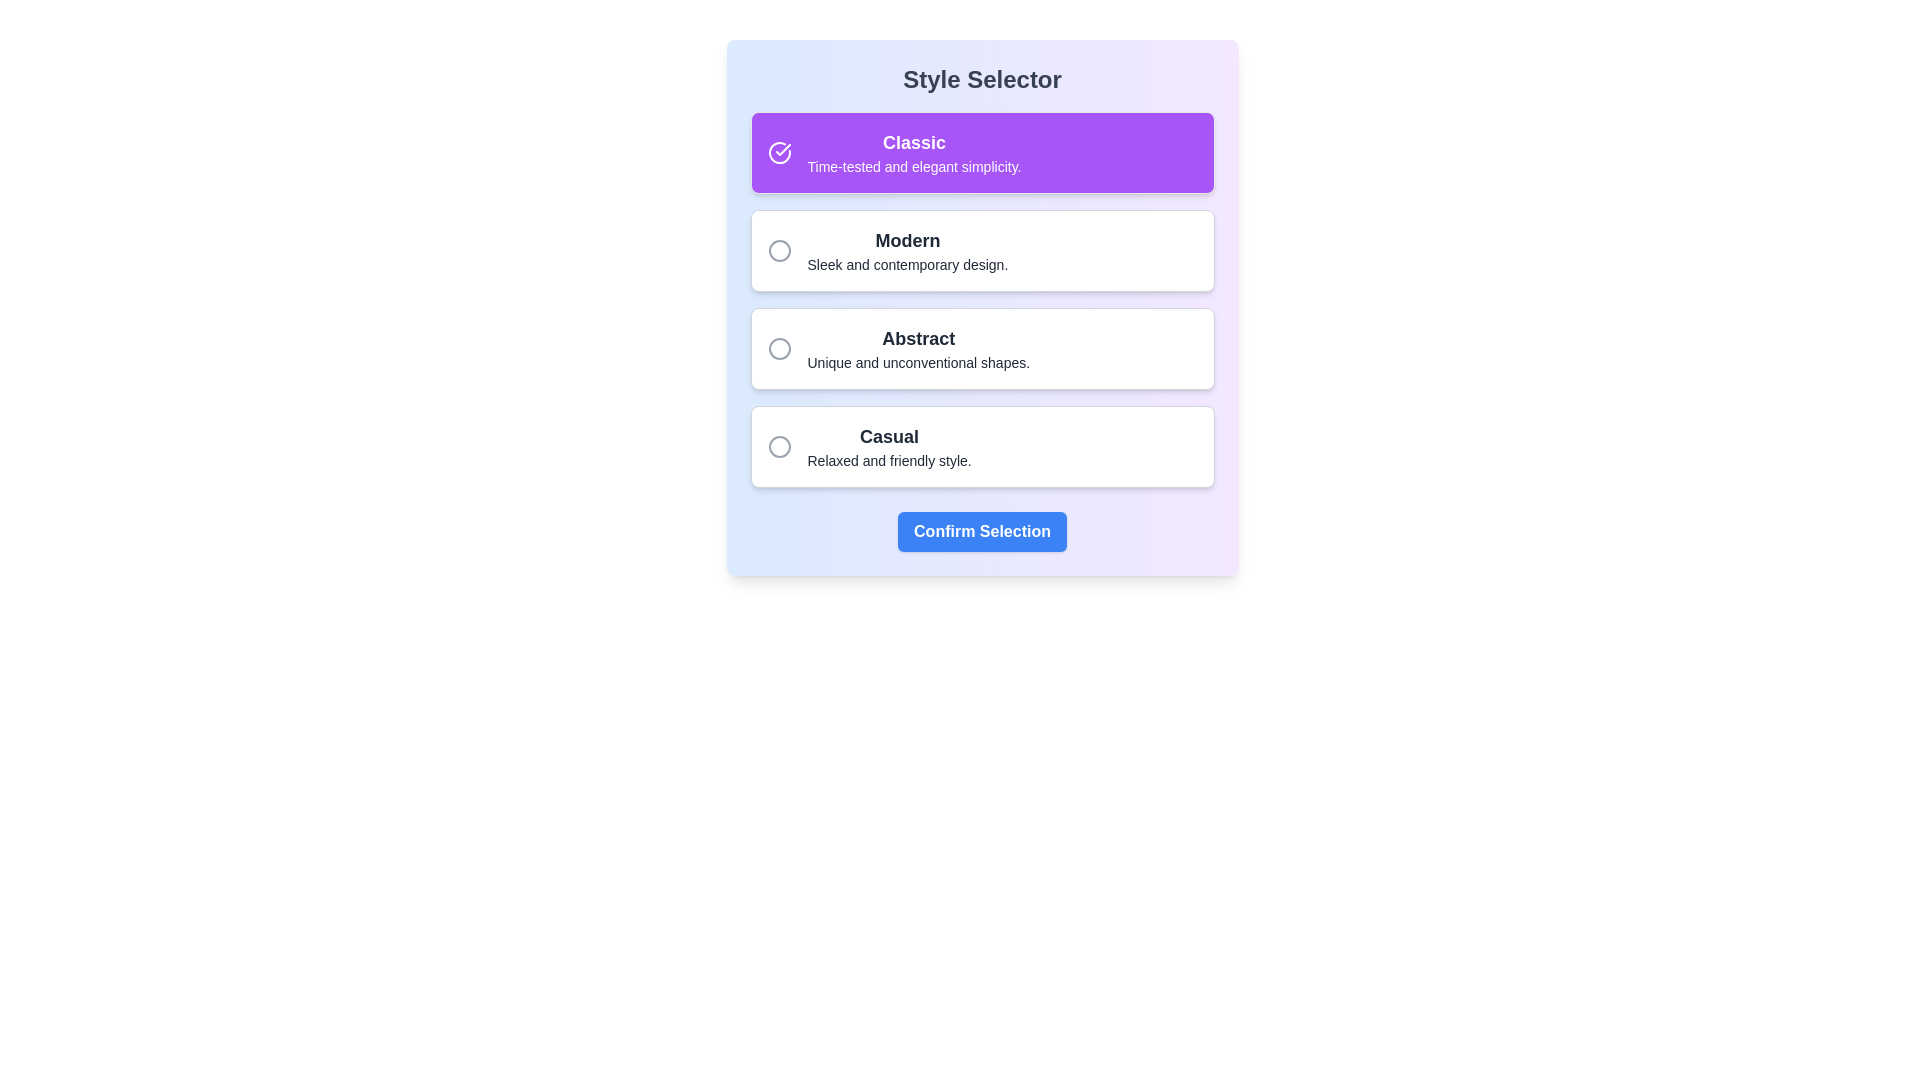 The image size is (1920, 1080). I want to click on the 'Classic' text block within the selectable card in the 'Style Selector' dialog box, so click(913, 152).